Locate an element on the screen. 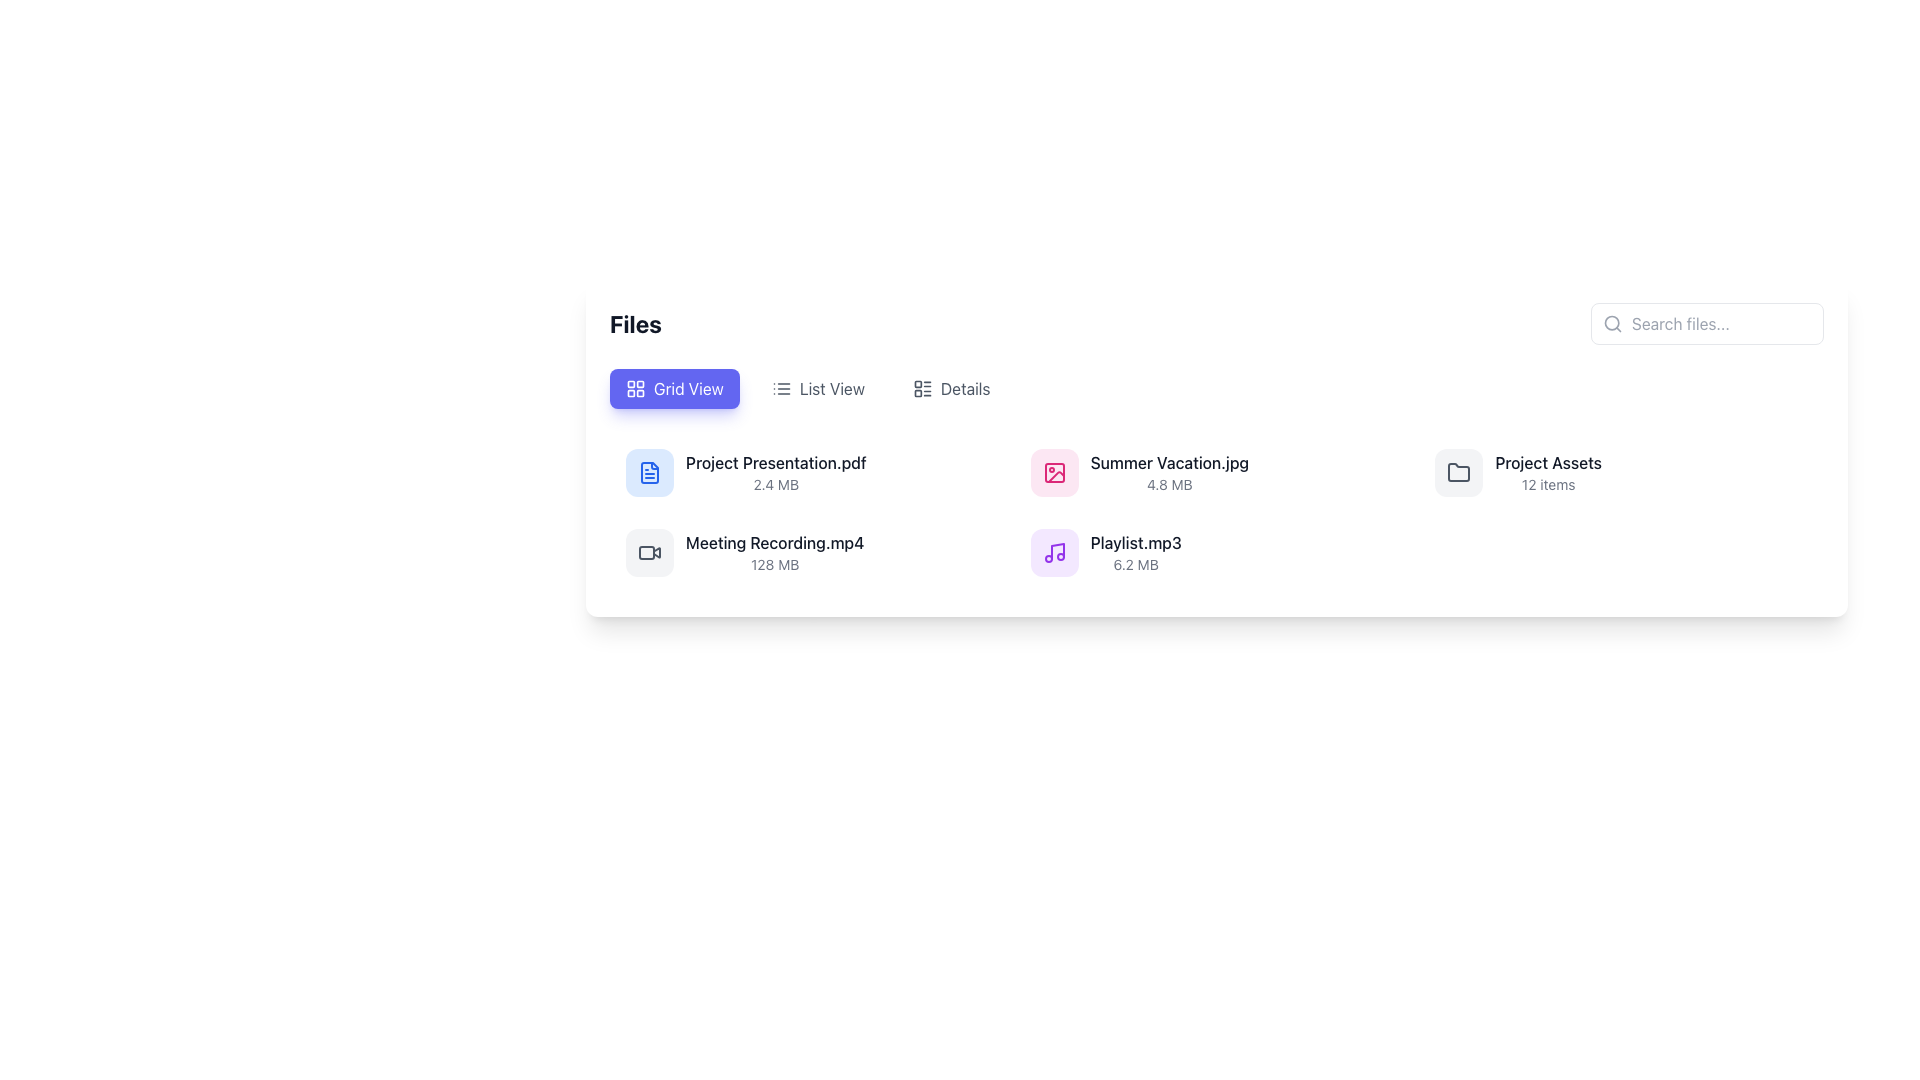  the 'Meeting Recording.mp4' file item, which has a video icon and is located in the grid view under the 'Files' section is located at coordinates (812, 552).